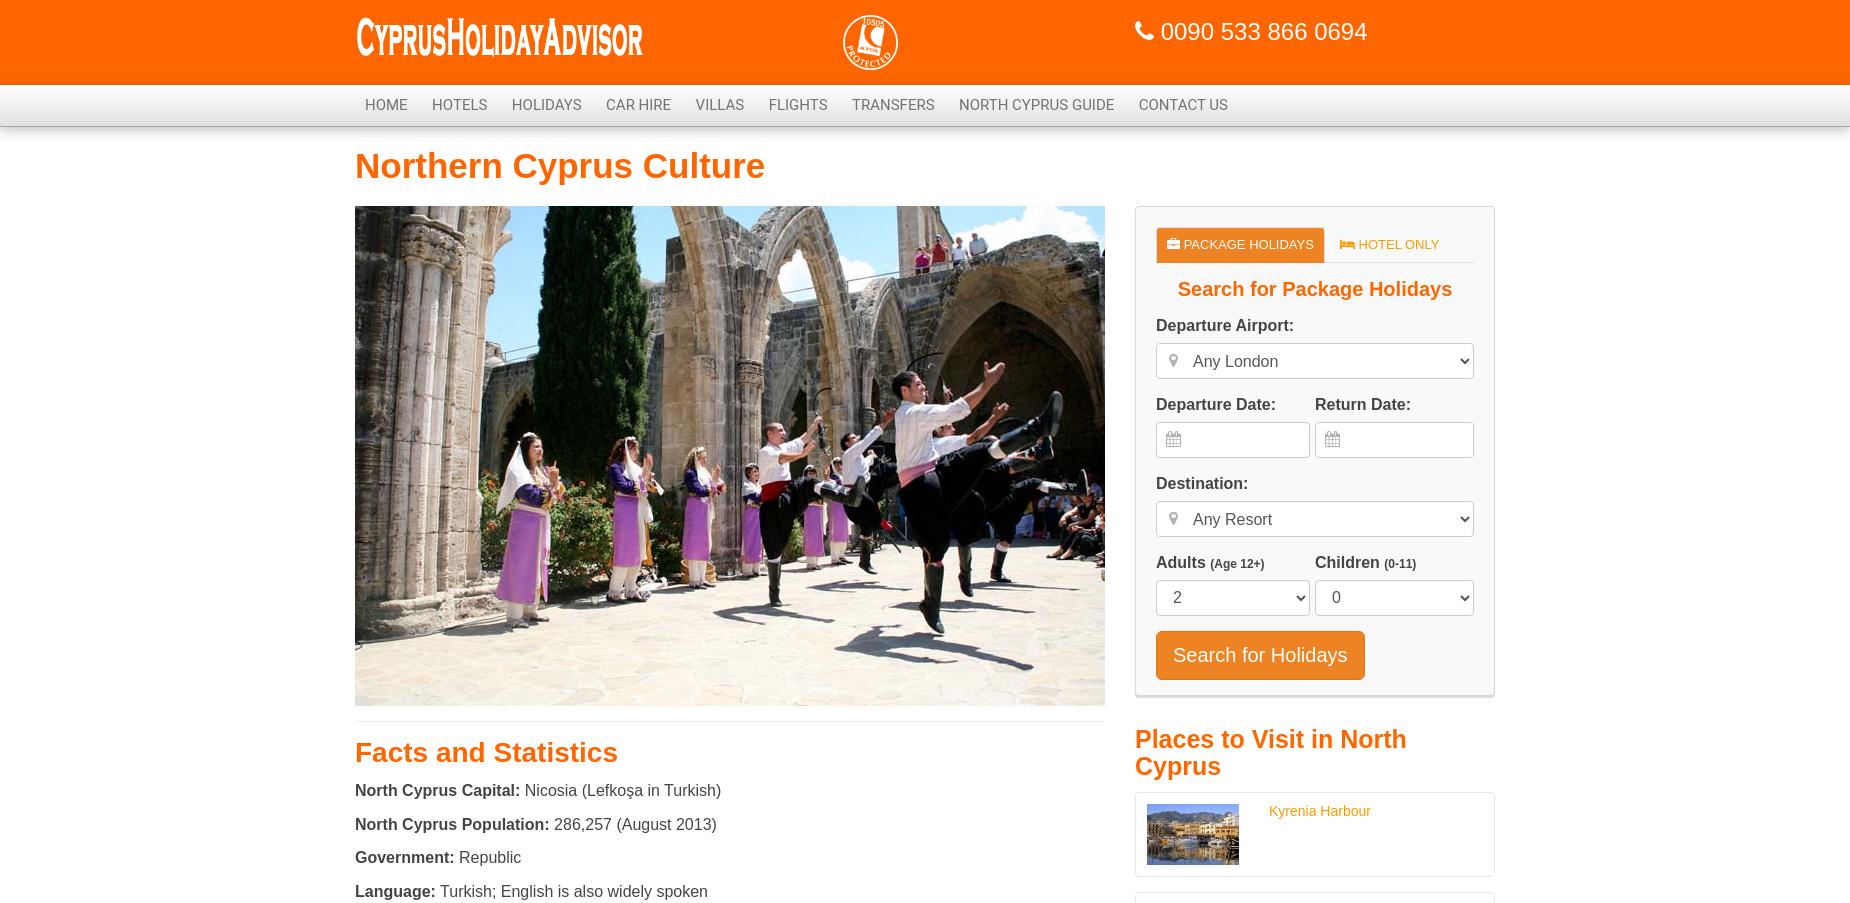  I want to click on 'Villas', so click(719, 105).